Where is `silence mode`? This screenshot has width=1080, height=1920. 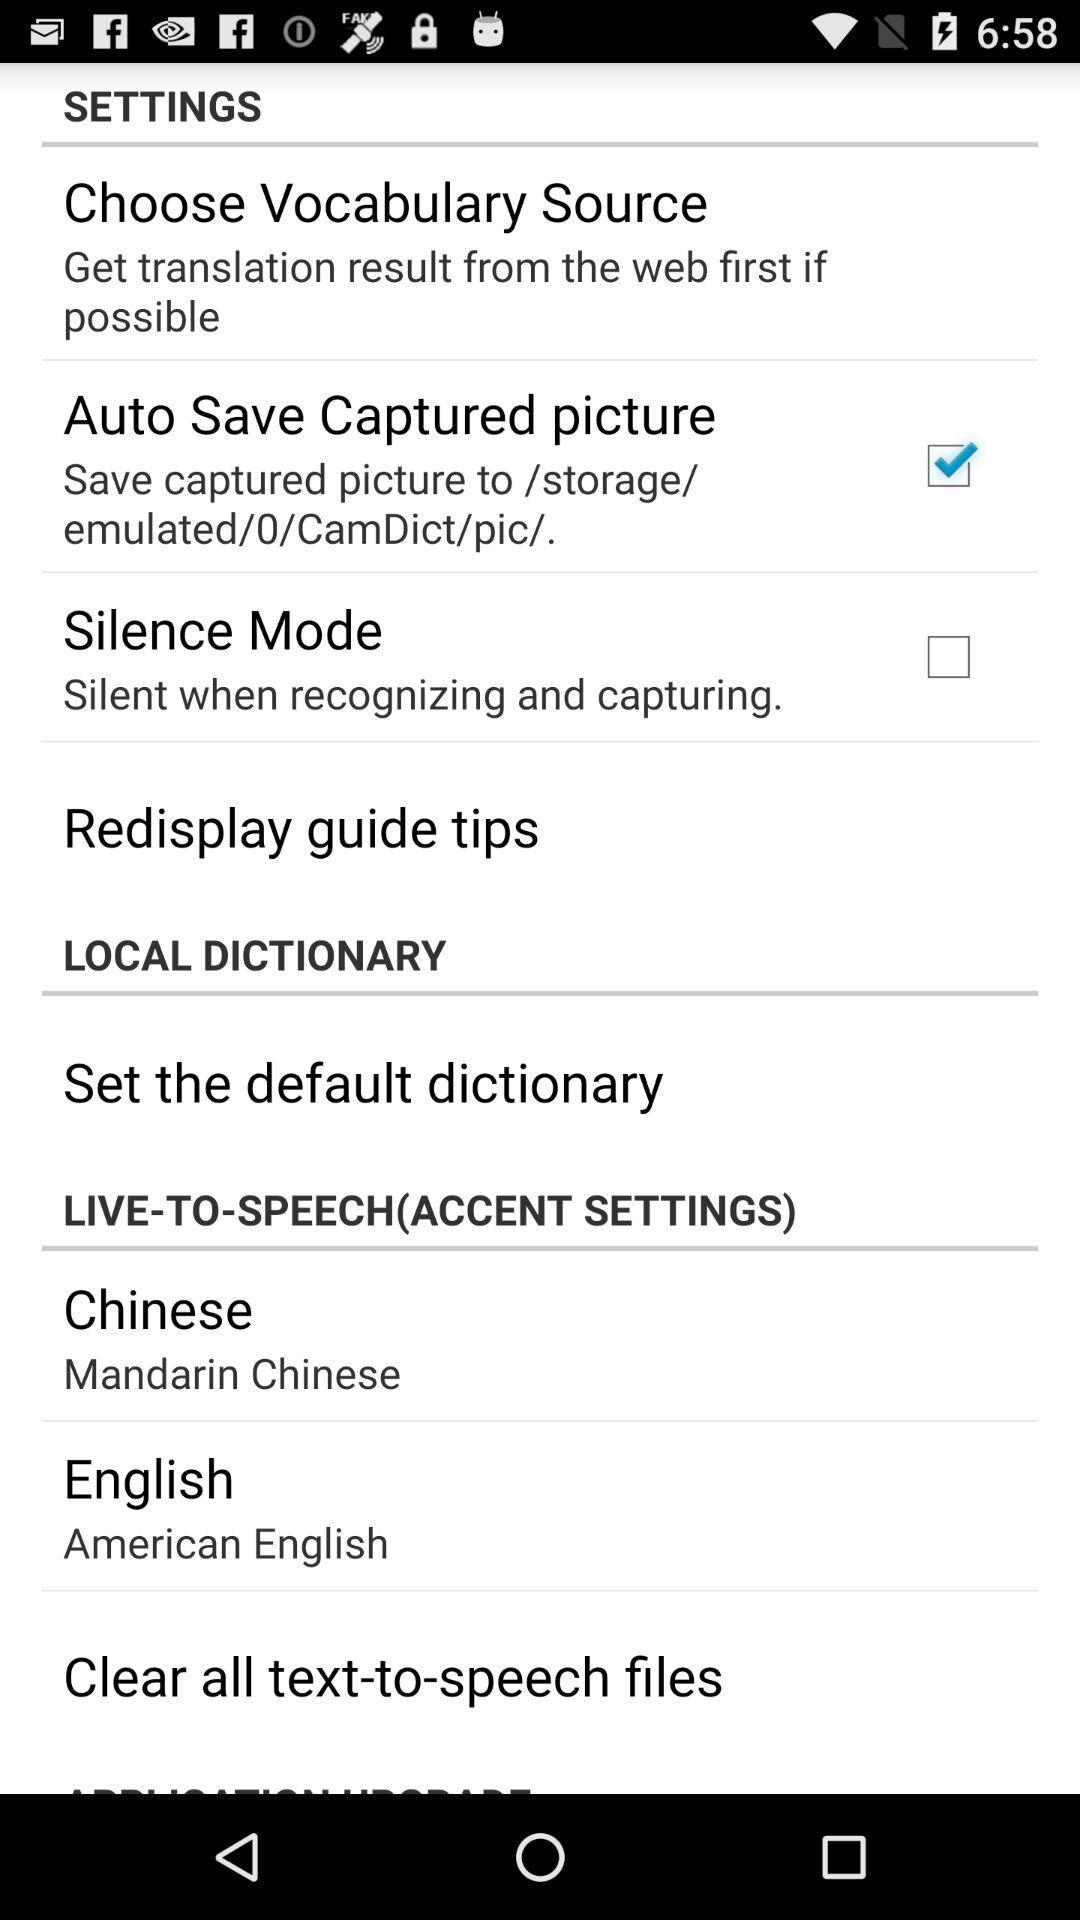
silence mode is located at coordinates (223, 627).